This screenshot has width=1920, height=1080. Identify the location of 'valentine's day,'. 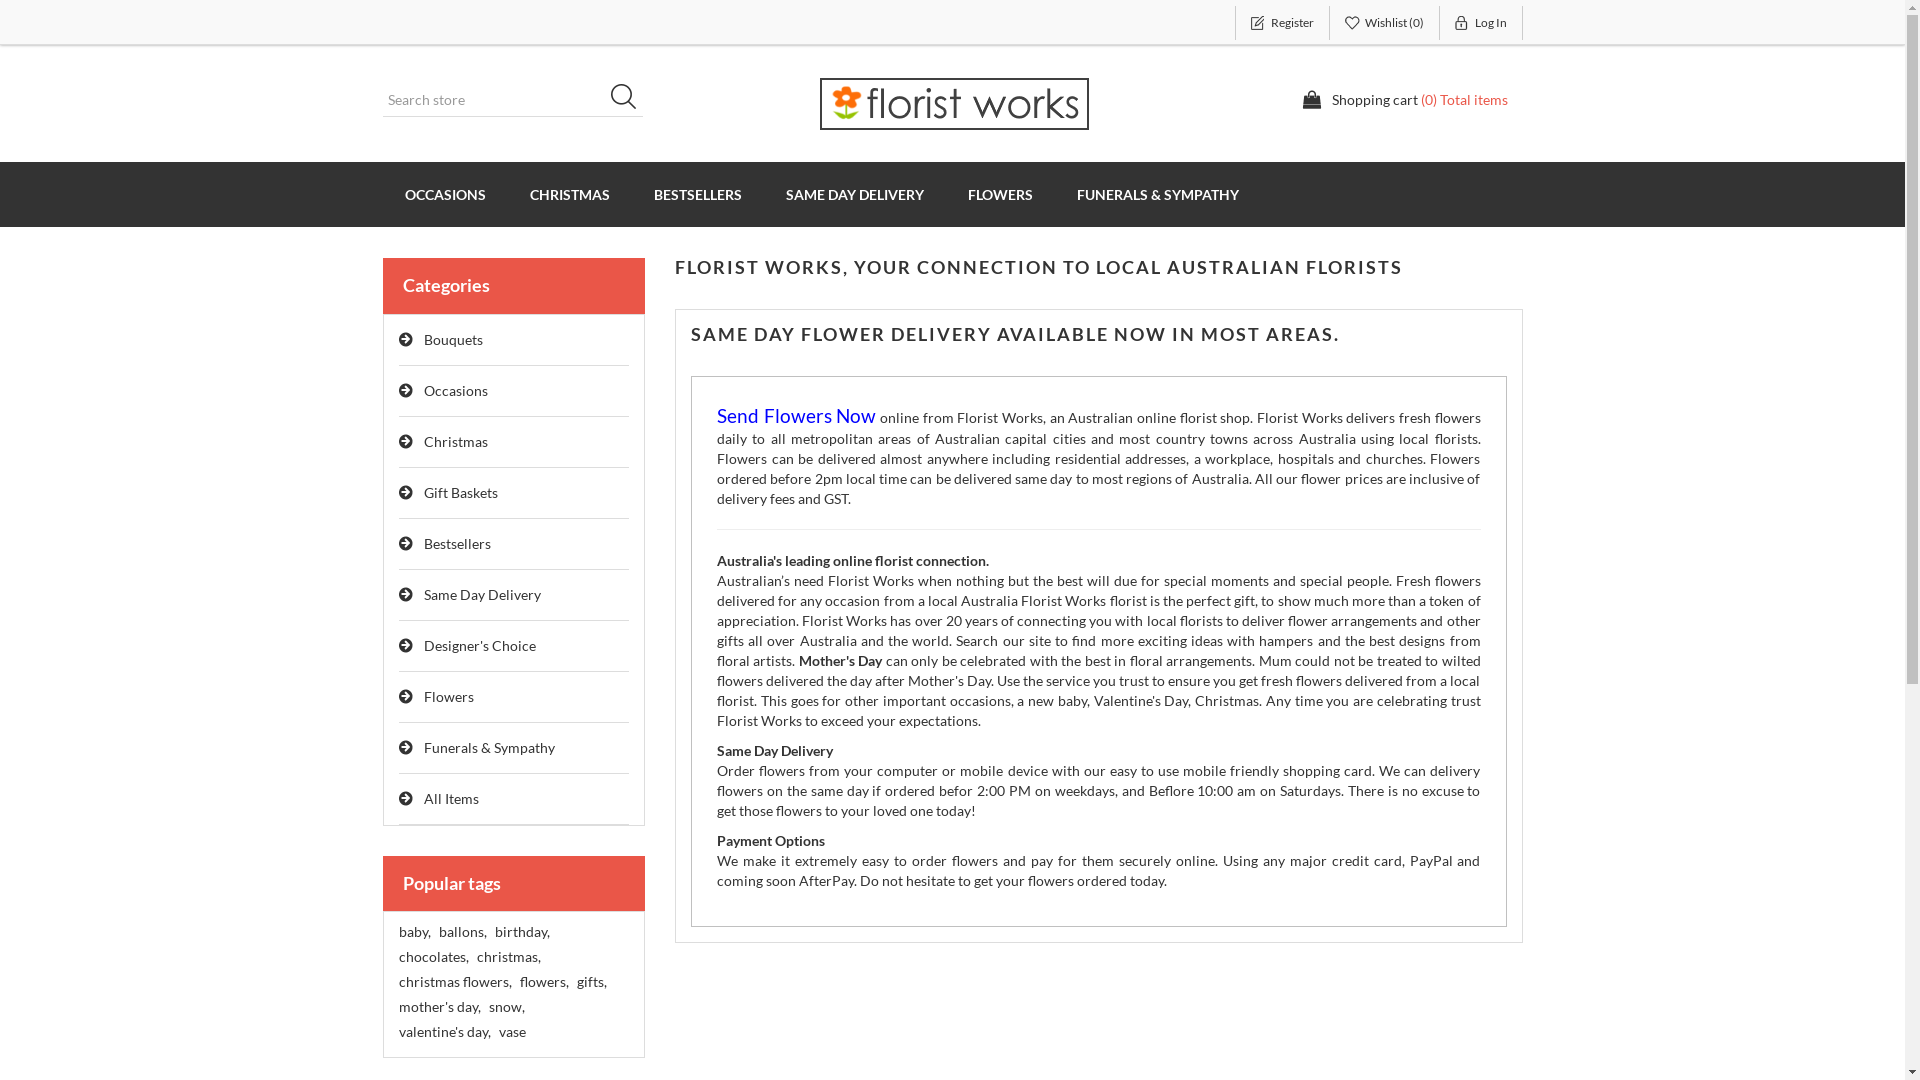
(398, 1032).